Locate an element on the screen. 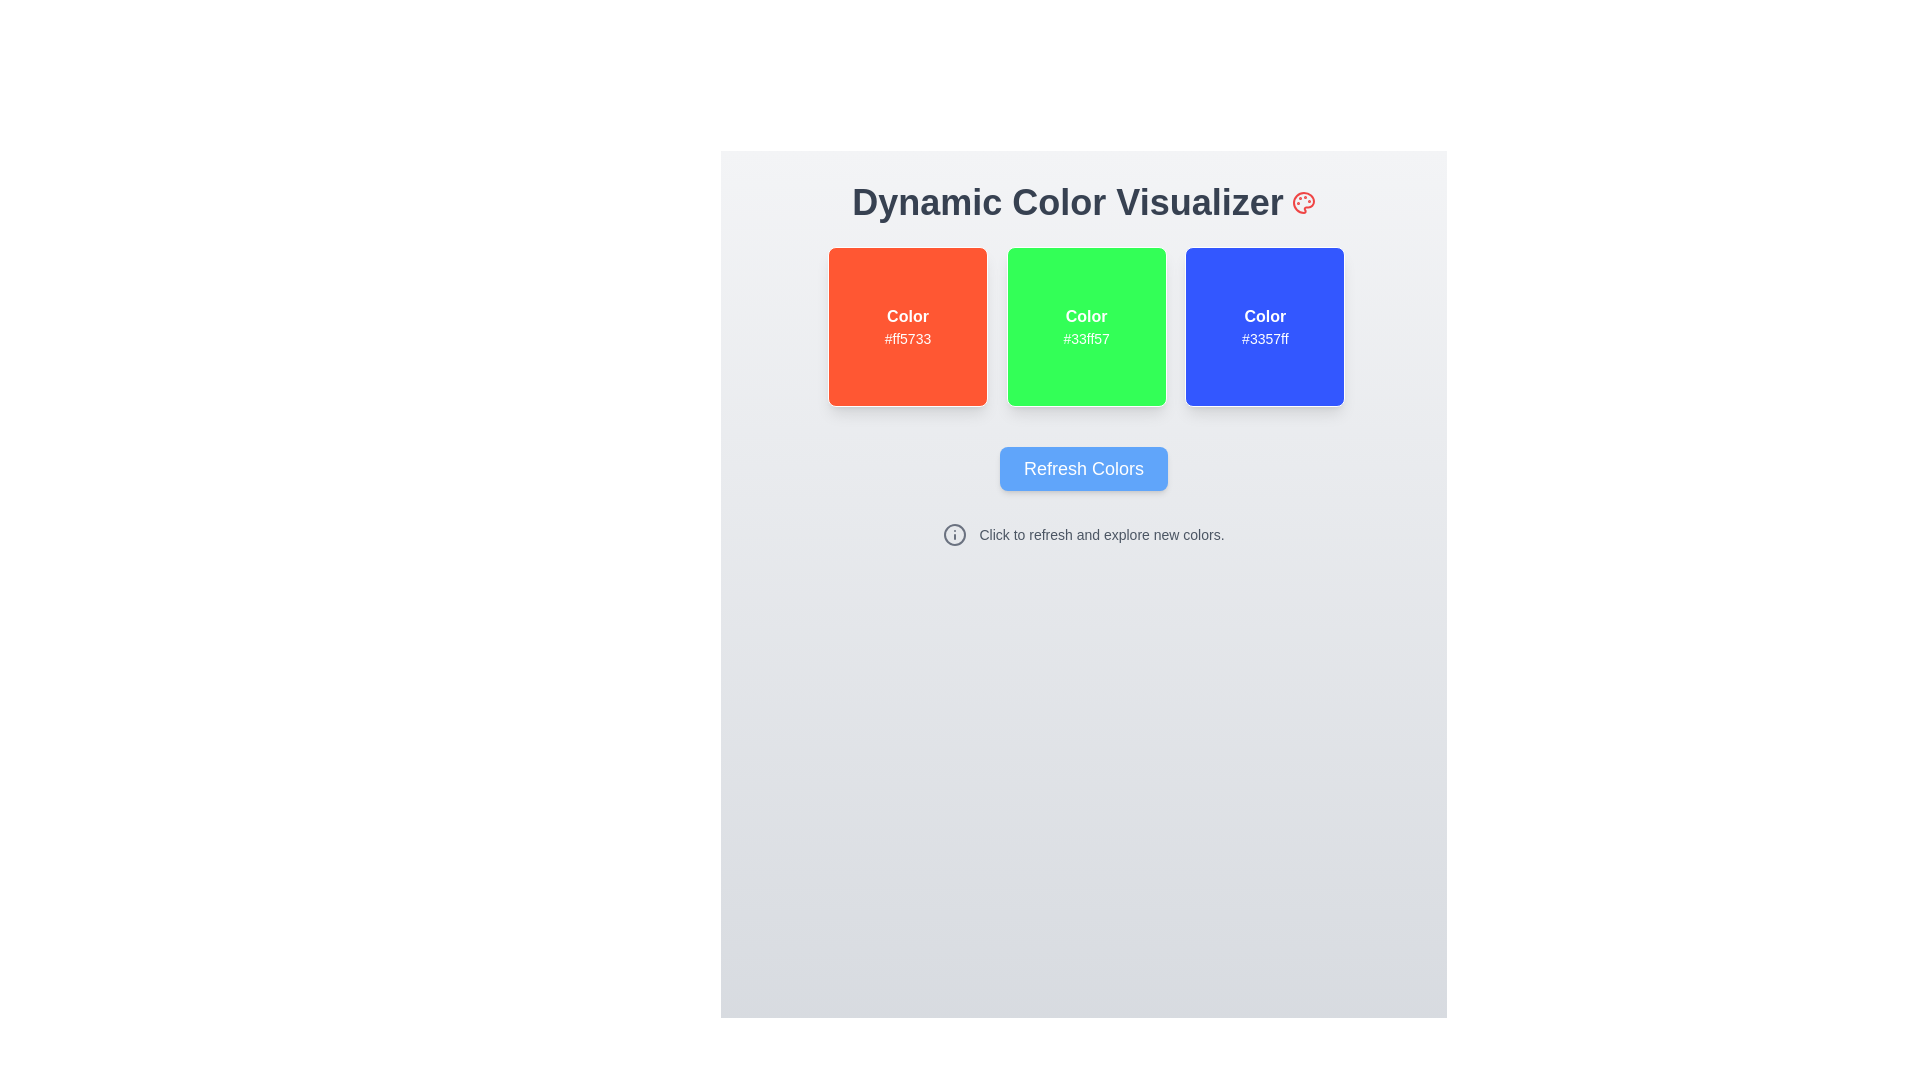  the 'Color' text label which is styled in bold and capitalized font, located at the top of the blue square card is located at coordinates (1264, 315).